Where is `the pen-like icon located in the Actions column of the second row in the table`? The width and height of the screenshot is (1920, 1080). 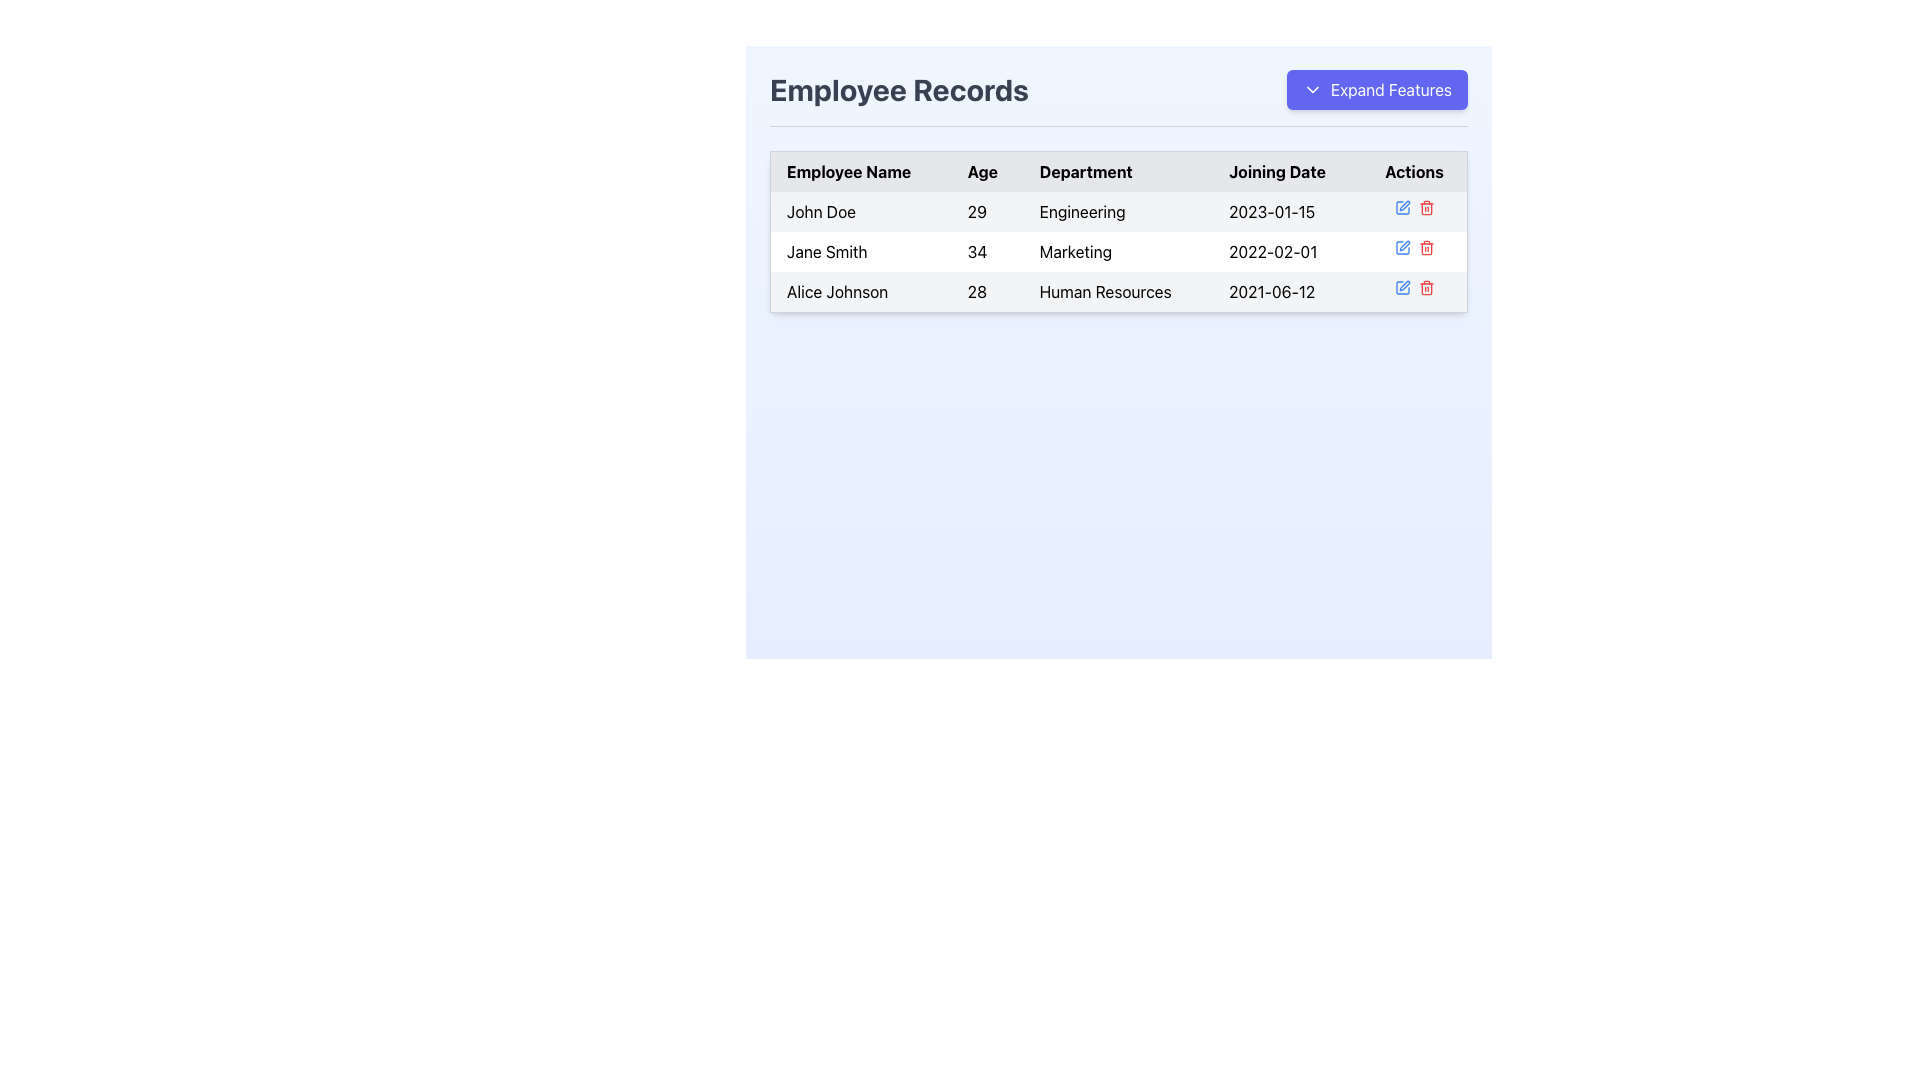 the pen-like icon located in the Actions column of the second row in the table is located at coordinates (1402, 245).